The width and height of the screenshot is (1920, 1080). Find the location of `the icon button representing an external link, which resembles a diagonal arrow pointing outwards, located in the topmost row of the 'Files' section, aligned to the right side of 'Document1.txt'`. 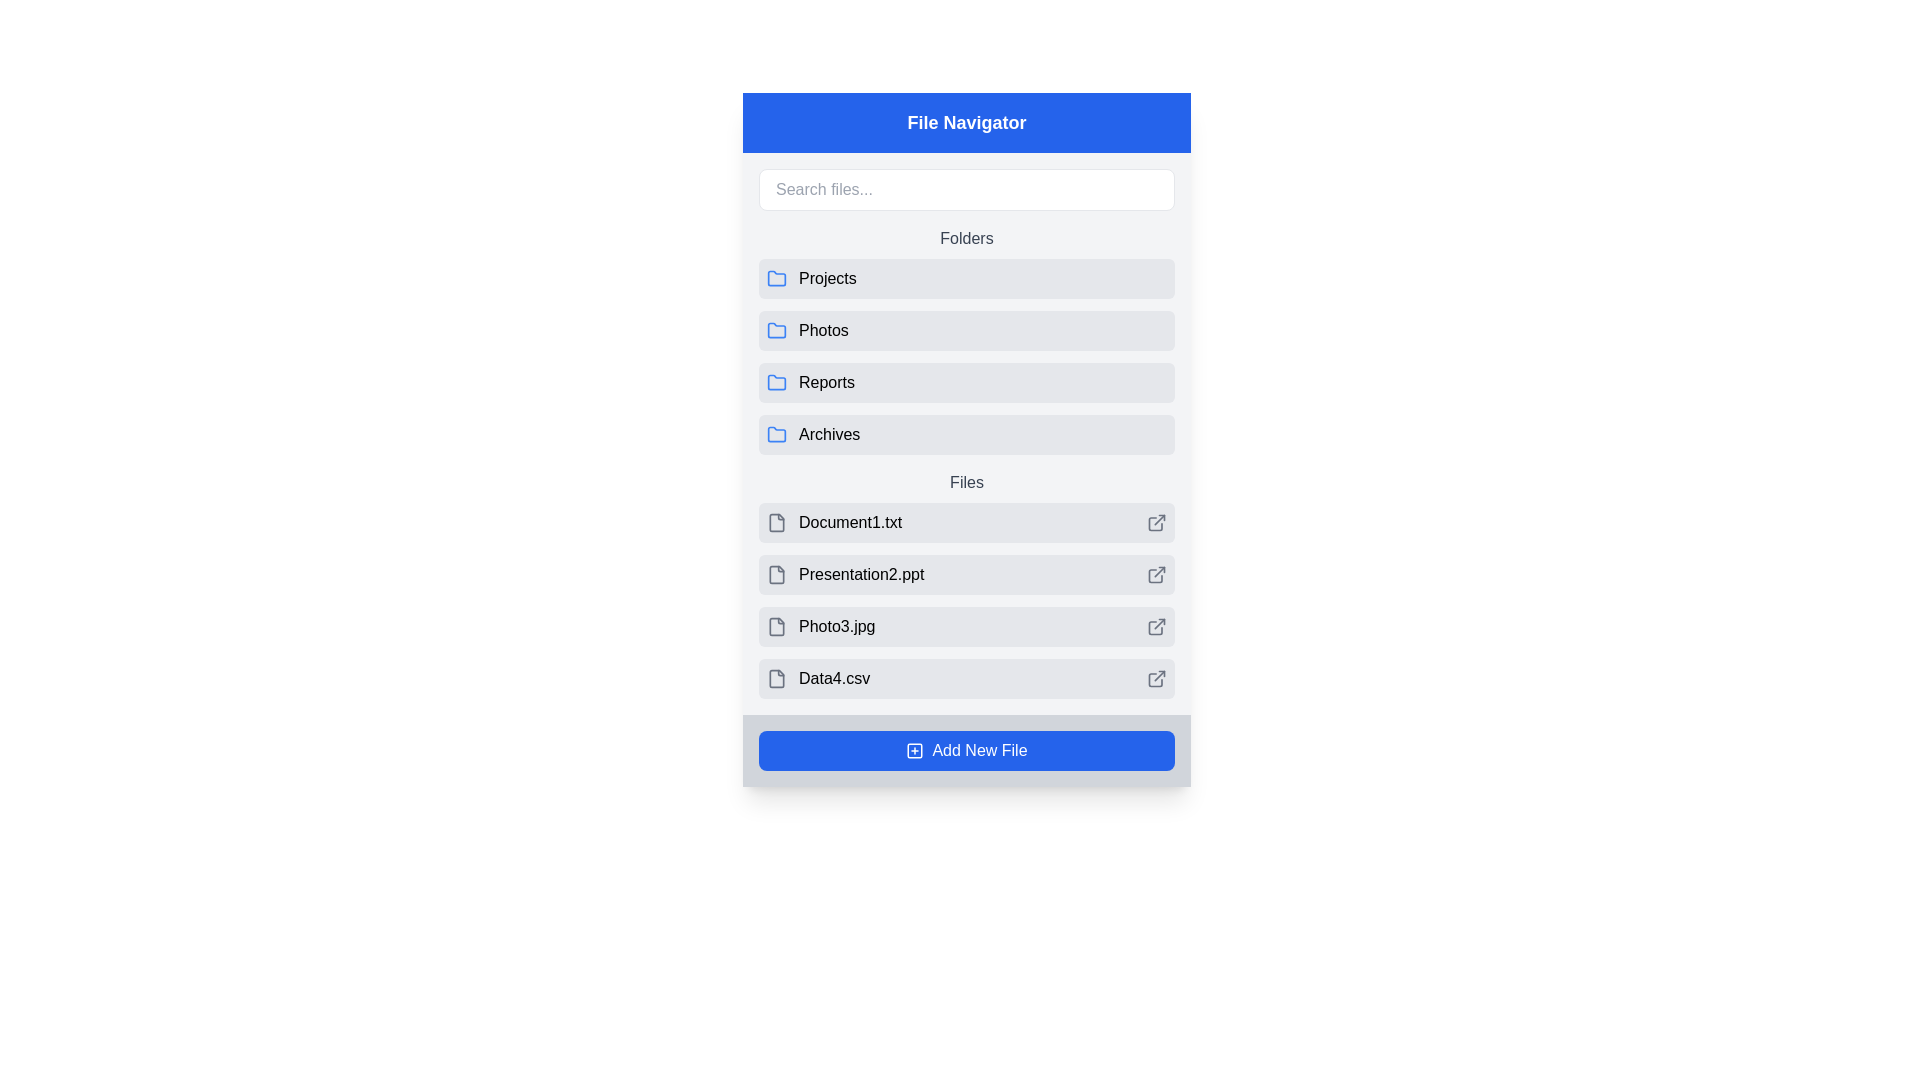

the icon button representing an external link, which resembles a diagonal arrow pointing outwards, located in the topmost row of the 'Files' section, aligned to the right side of 'Document1.txt' is located at coordinates (1156, 522).